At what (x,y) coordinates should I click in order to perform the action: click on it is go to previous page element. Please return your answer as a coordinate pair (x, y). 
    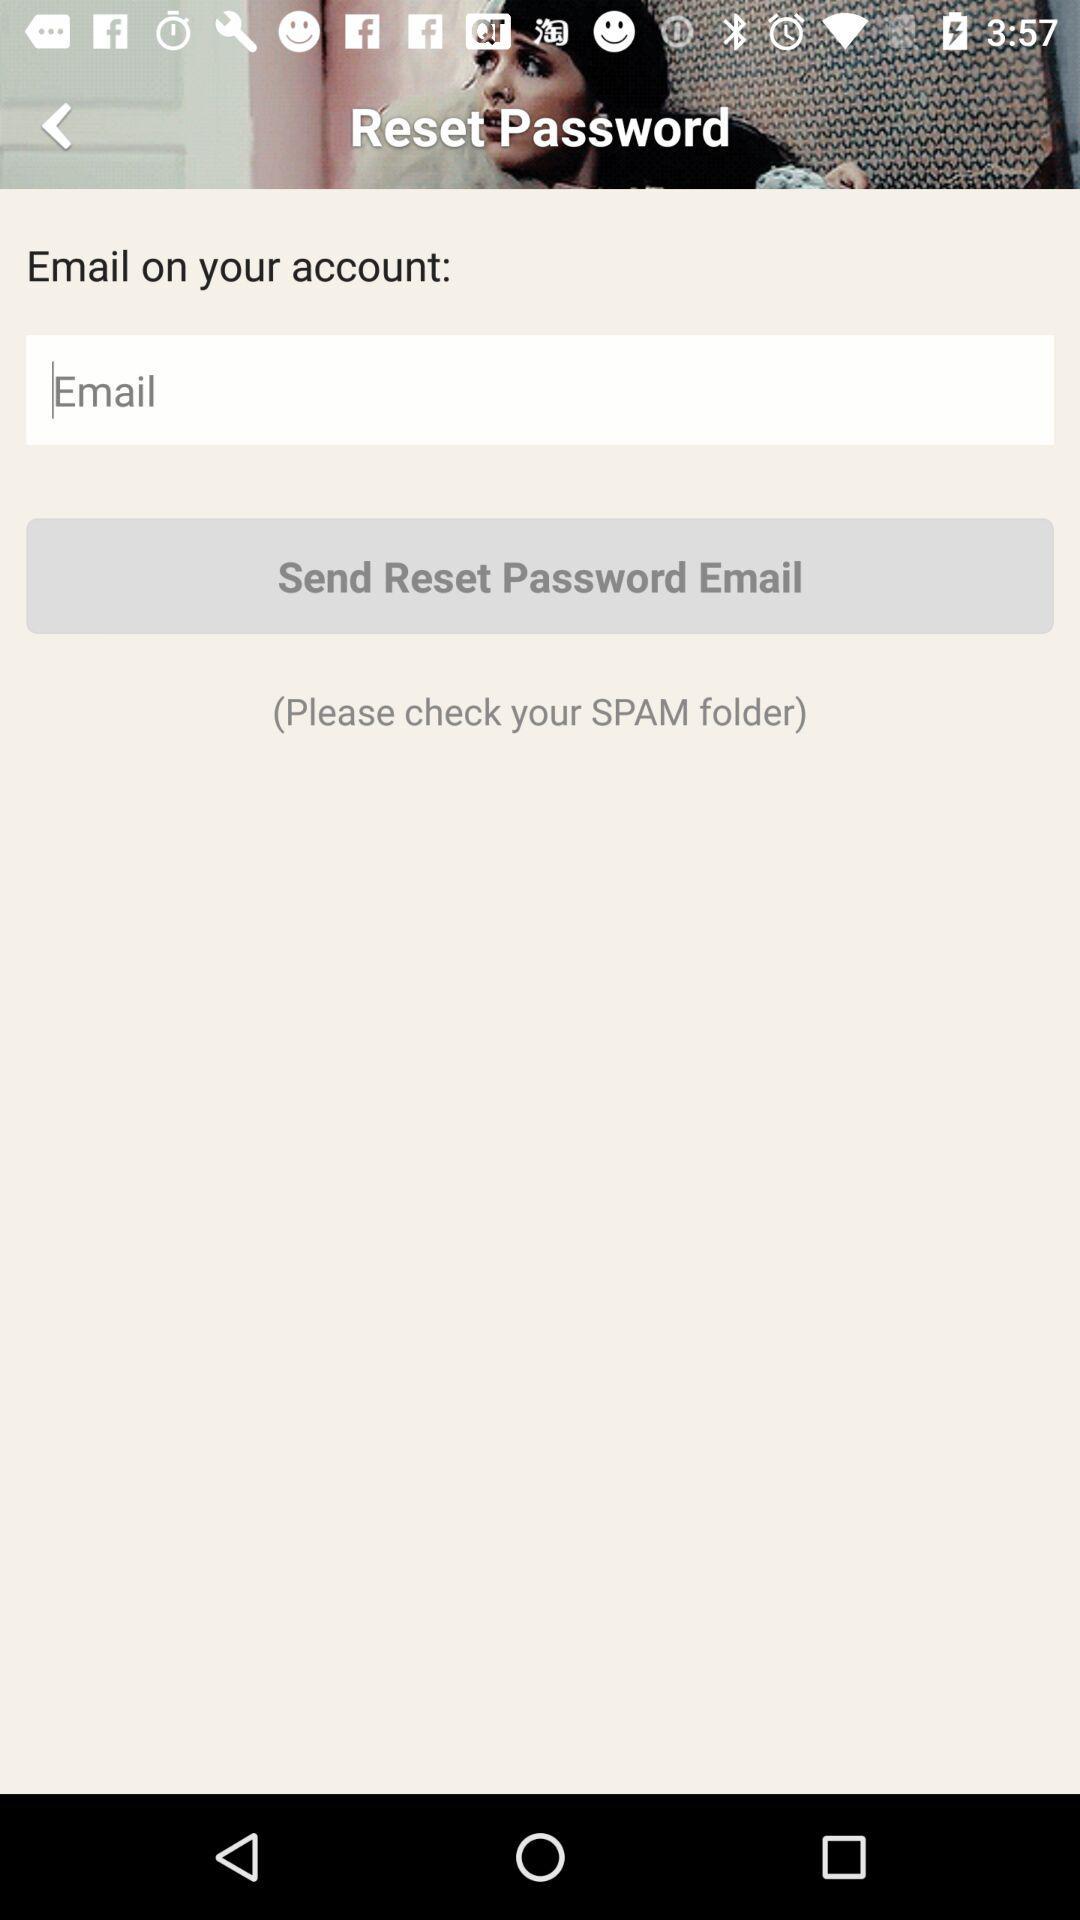
    Looking at the image, I should click on (59, 124).